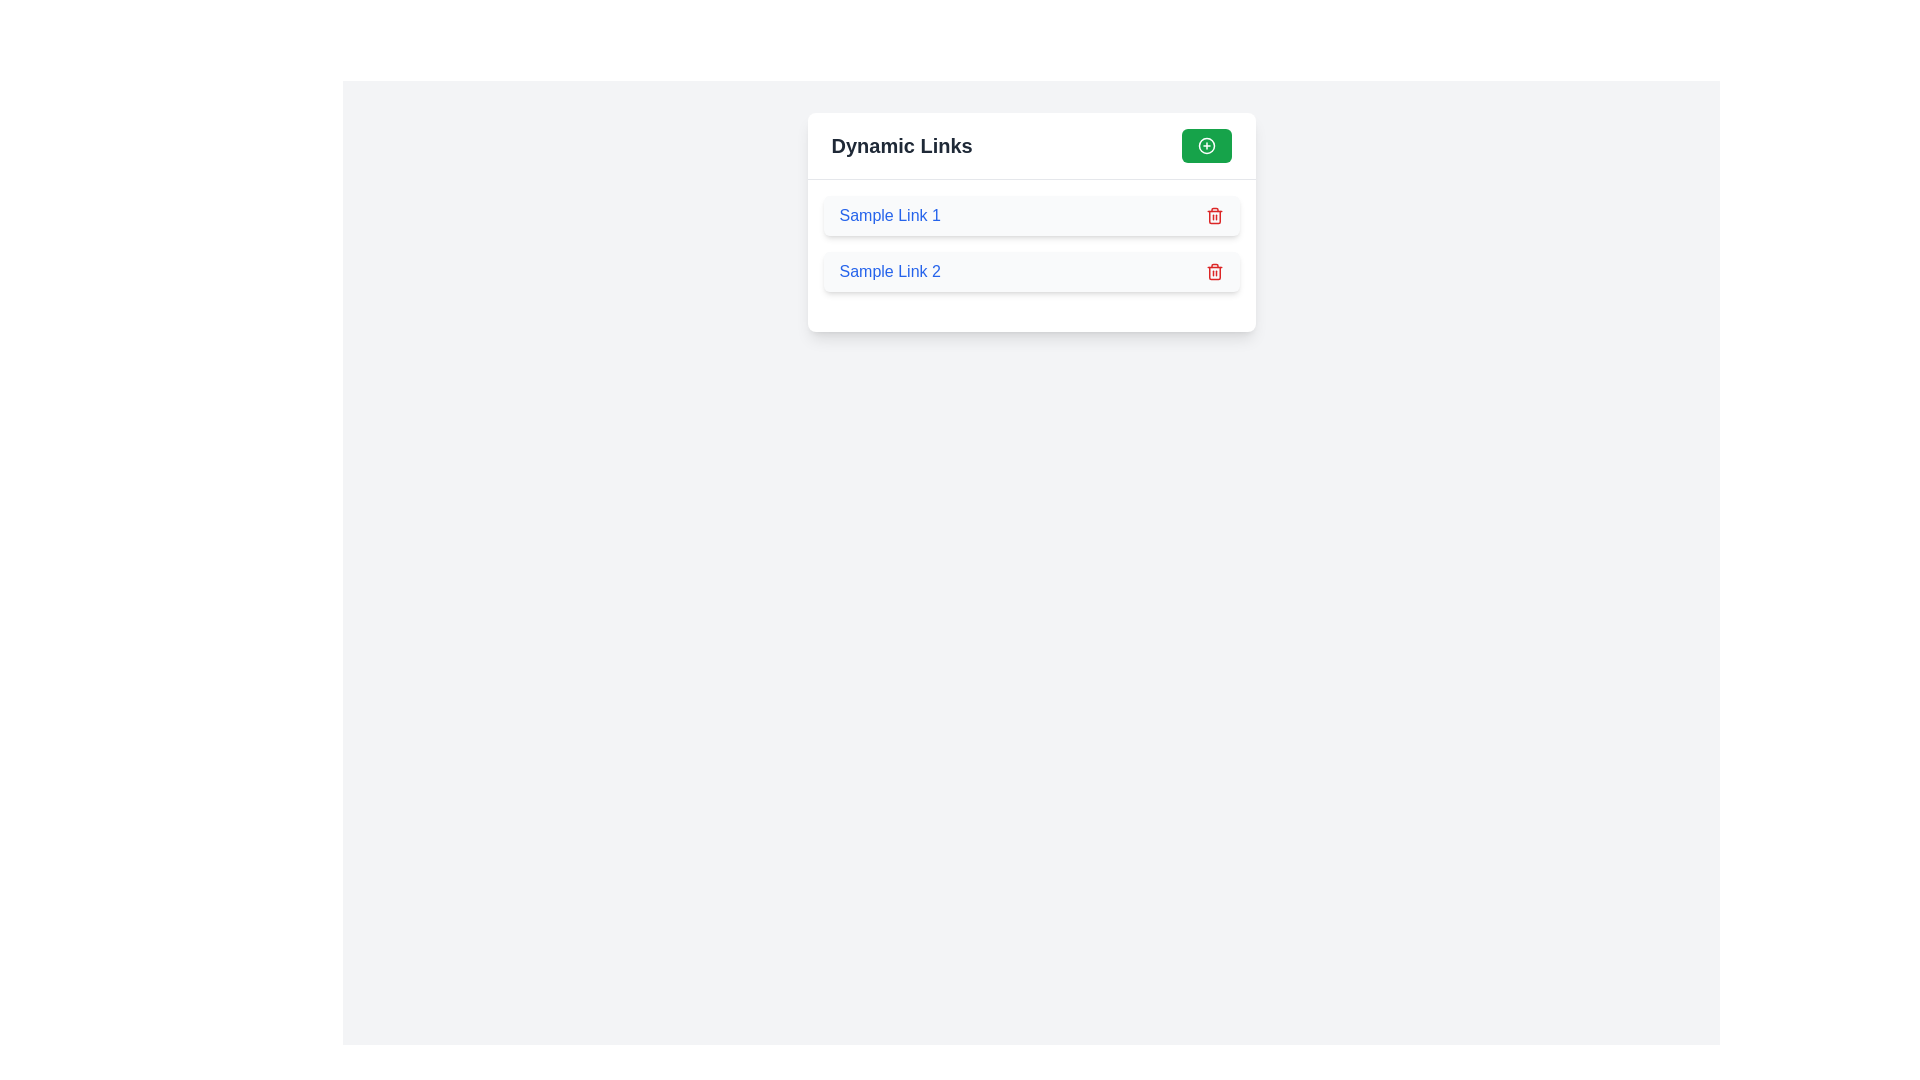 Image resolution: width=1920 pixels, height=1080 pixels. Describe the element at coordinates (1213, 216) in the screenshot. I see `the delete icon button located on the right side of 'Sample Link 1'` at that location.